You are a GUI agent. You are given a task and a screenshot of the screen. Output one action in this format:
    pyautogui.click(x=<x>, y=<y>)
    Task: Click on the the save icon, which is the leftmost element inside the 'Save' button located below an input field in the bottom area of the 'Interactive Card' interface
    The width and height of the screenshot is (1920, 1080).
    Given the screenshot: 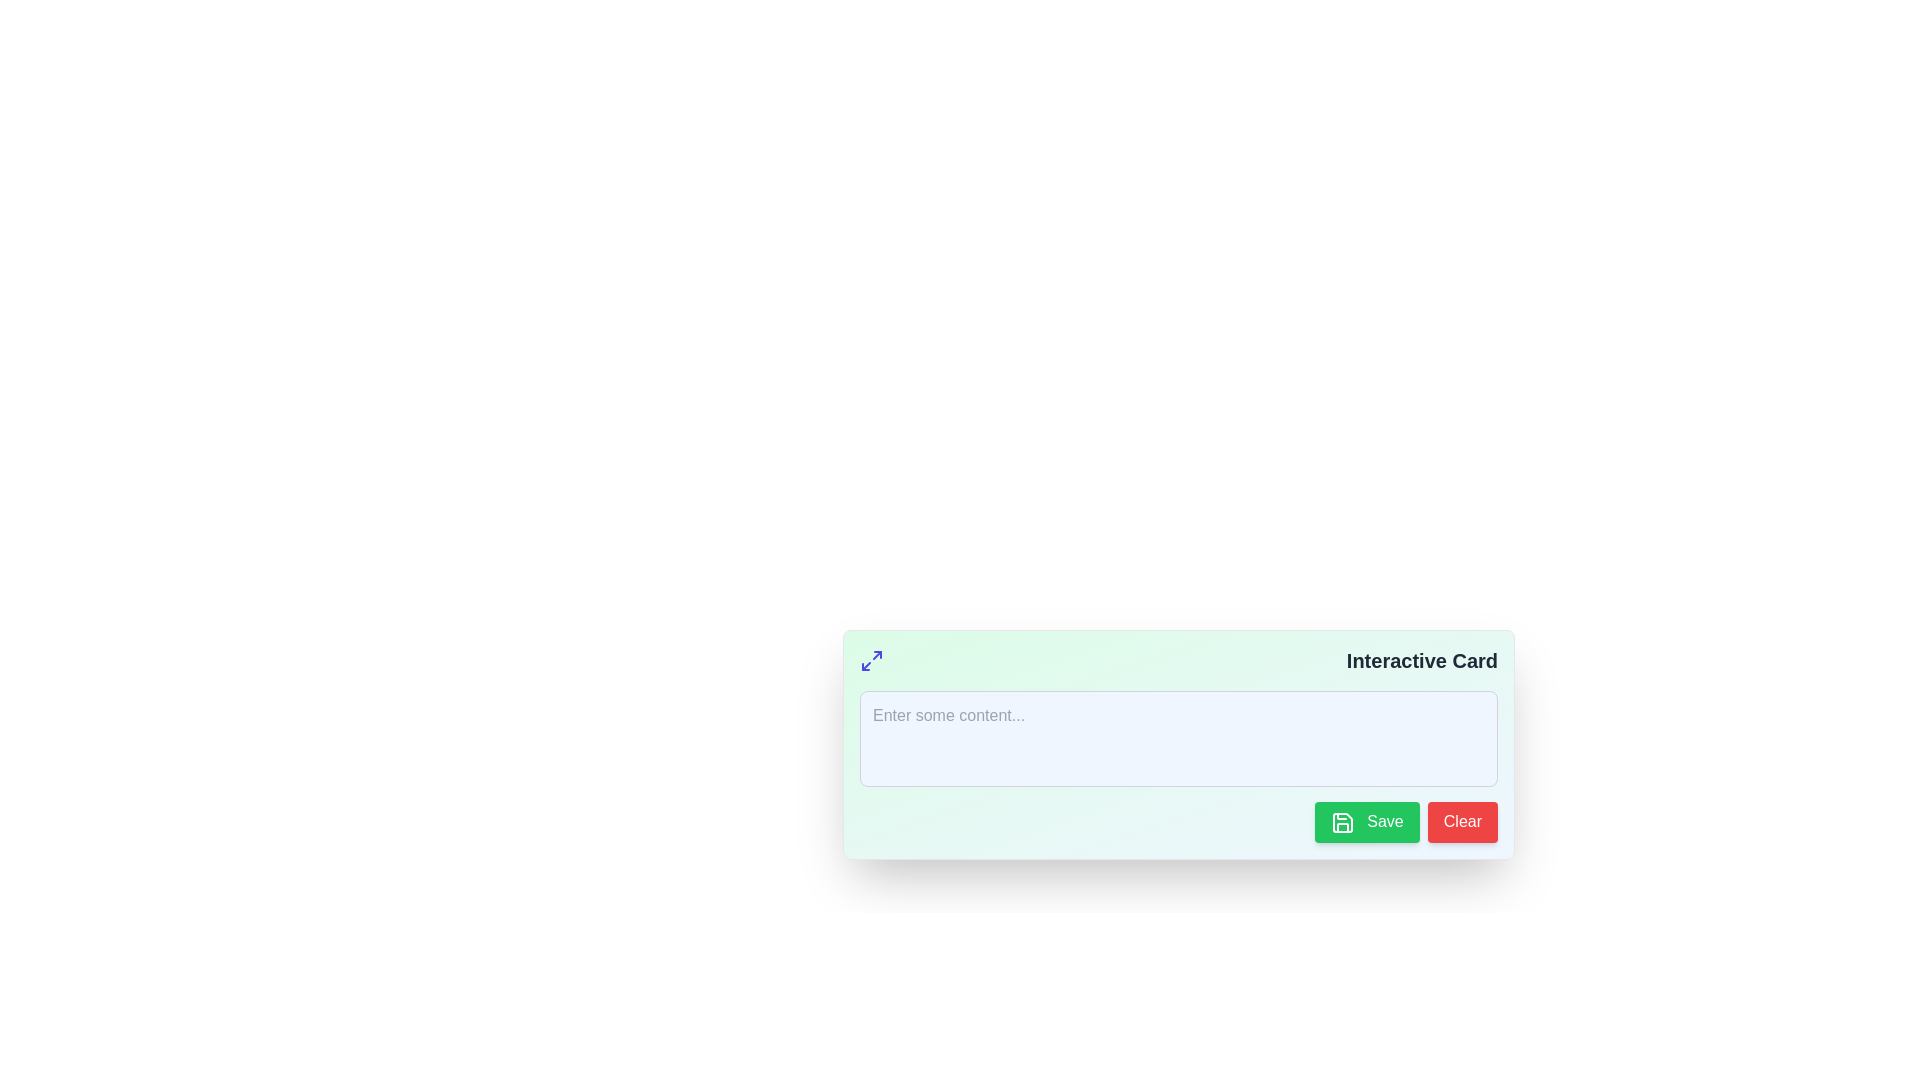 What is the action you would take?
    pyautogui.click(x=1342, y=822)
    